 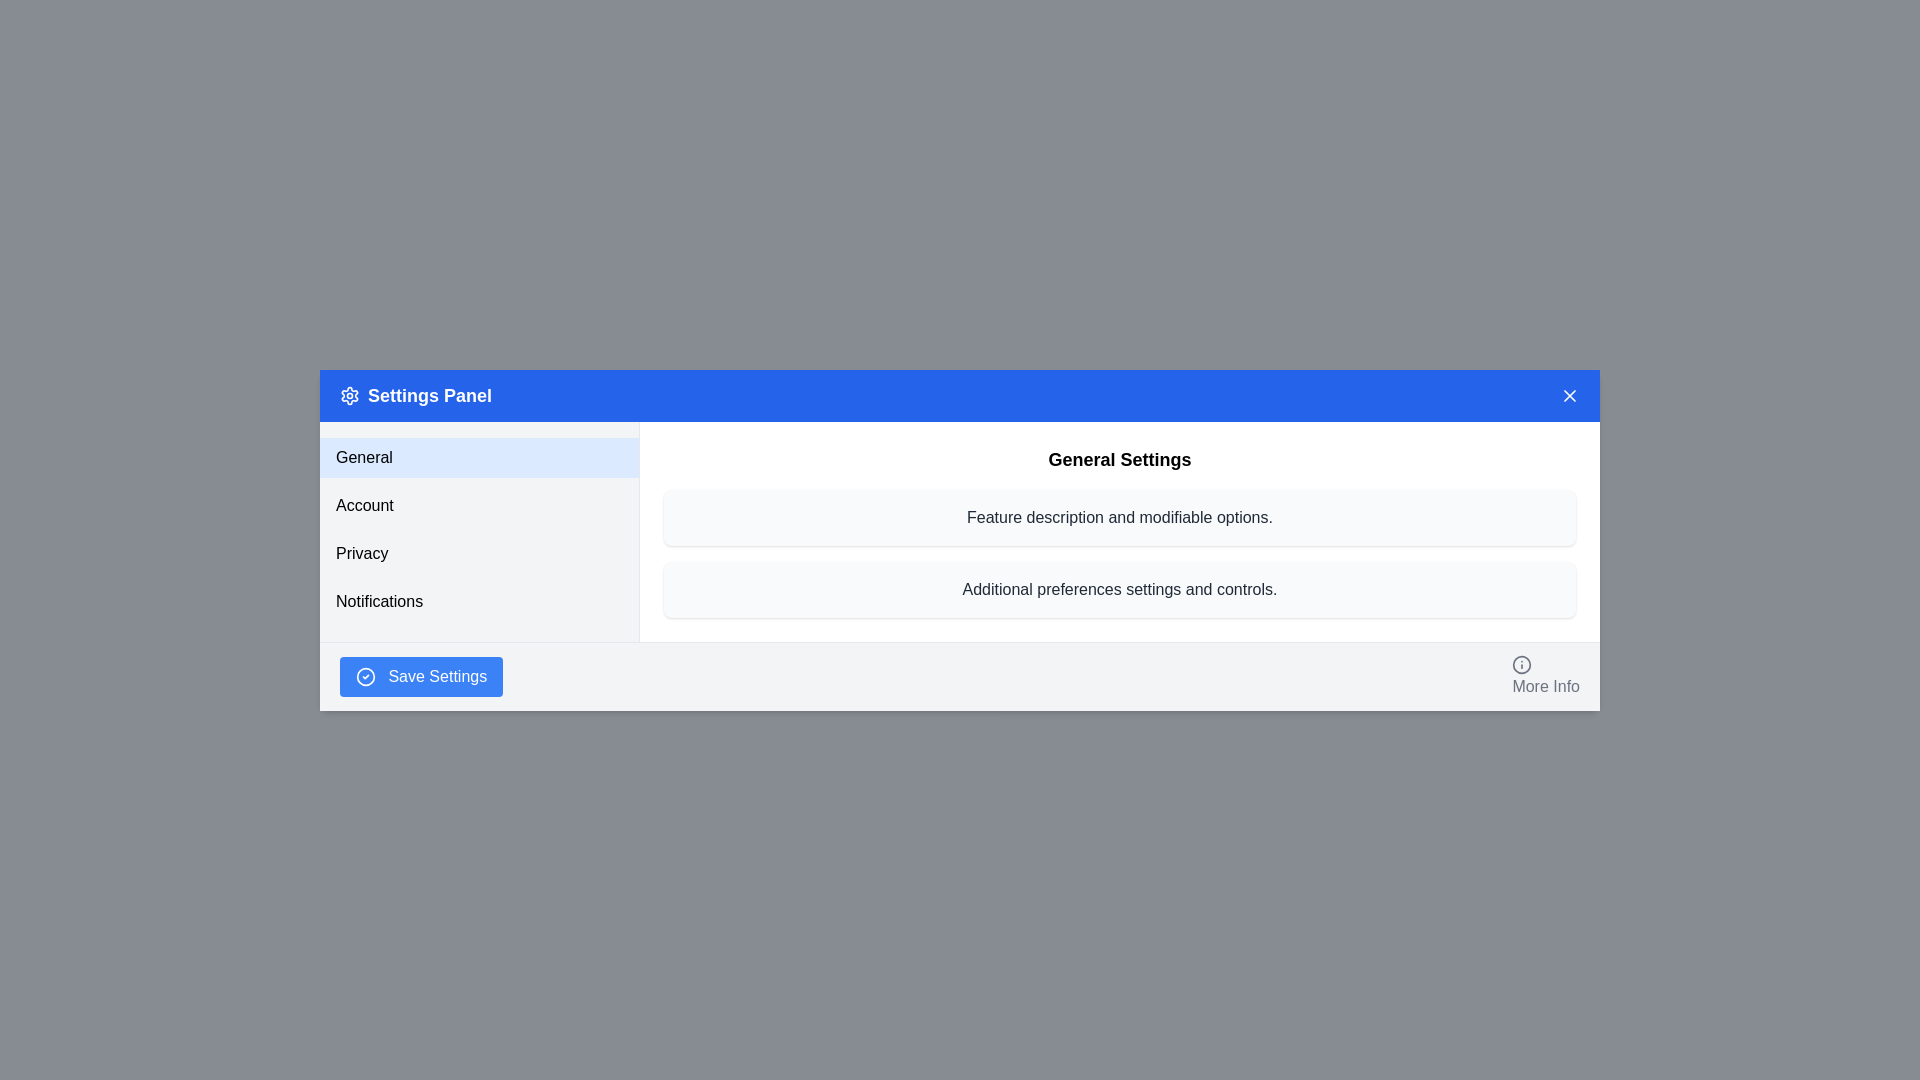 I want to click on the Text label with an embedded icon in the top-left portion of the blue header bar, which indicates the purpose of the settings section, so click(x=415, y=395).